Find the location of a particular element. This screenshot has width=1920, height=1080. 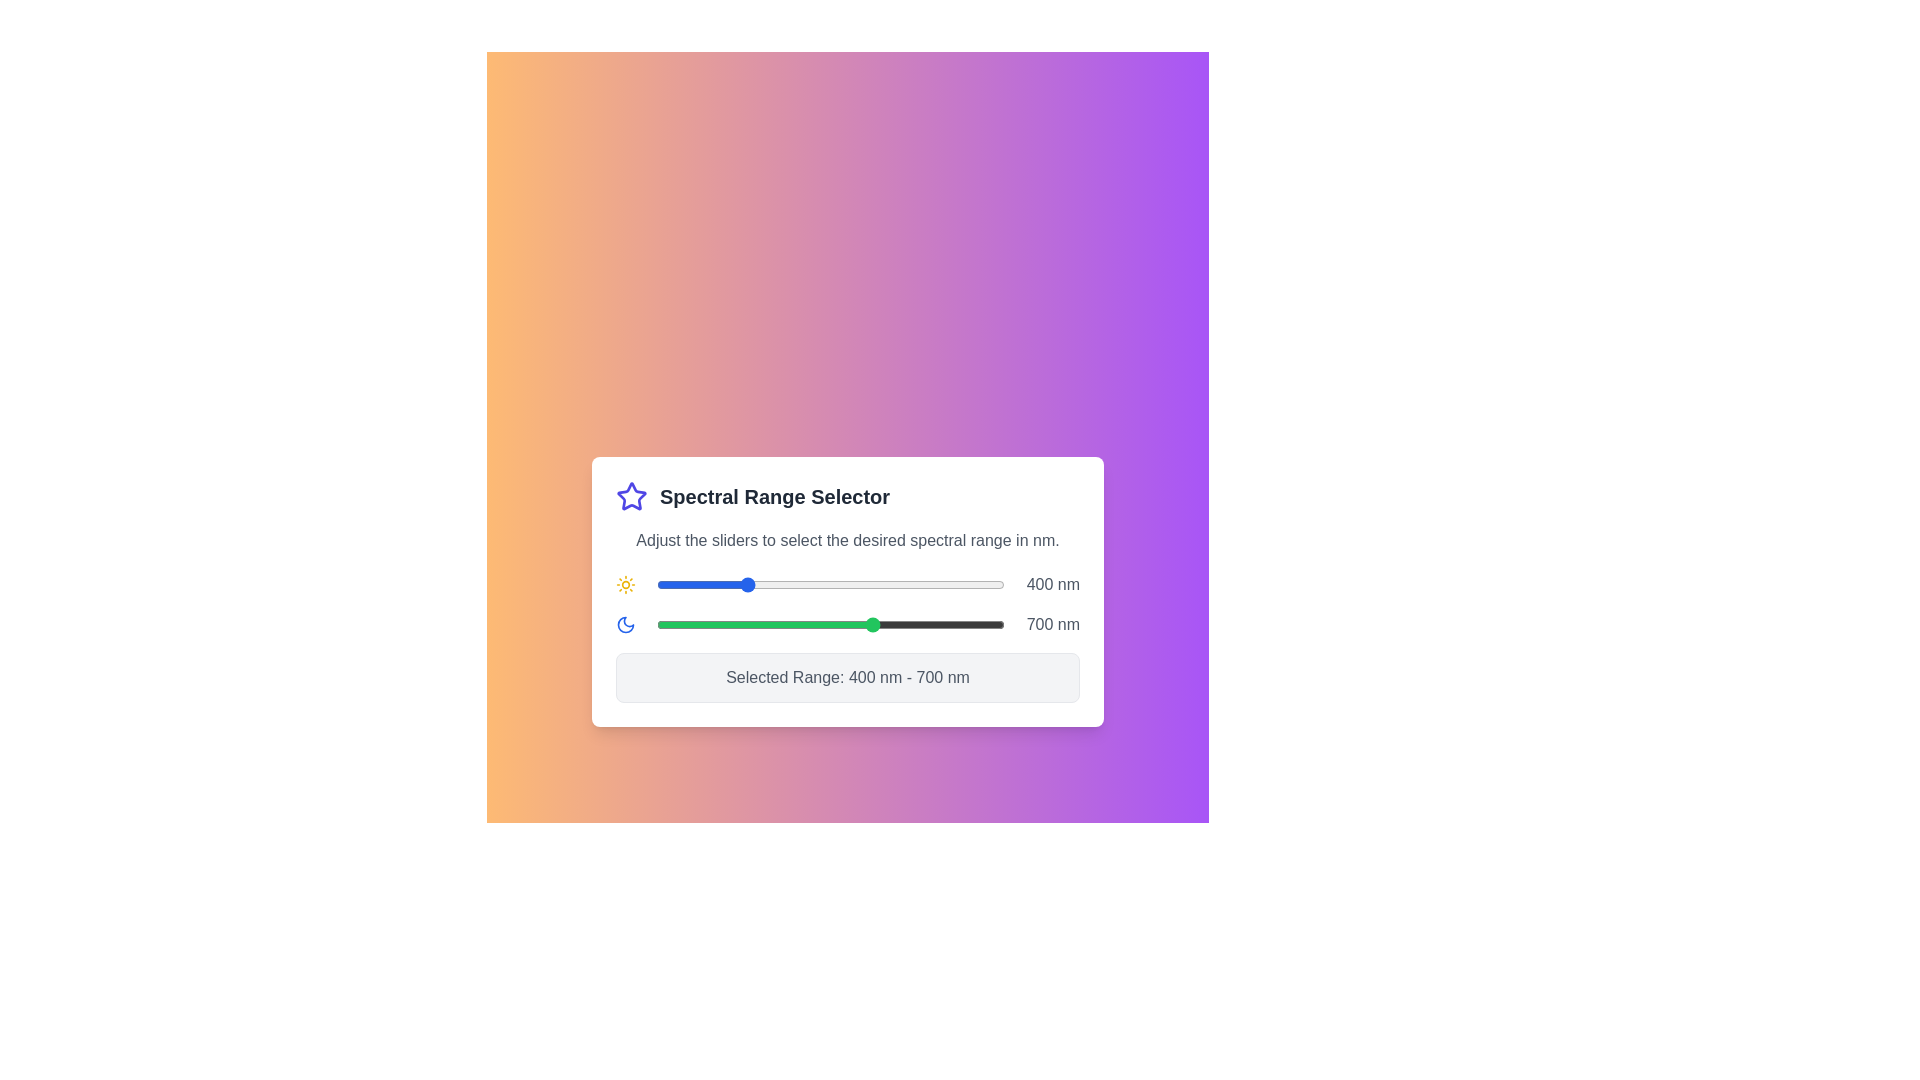

the title 'Spectral Range Selector' to interact with it is located at coordinates (848, 496).